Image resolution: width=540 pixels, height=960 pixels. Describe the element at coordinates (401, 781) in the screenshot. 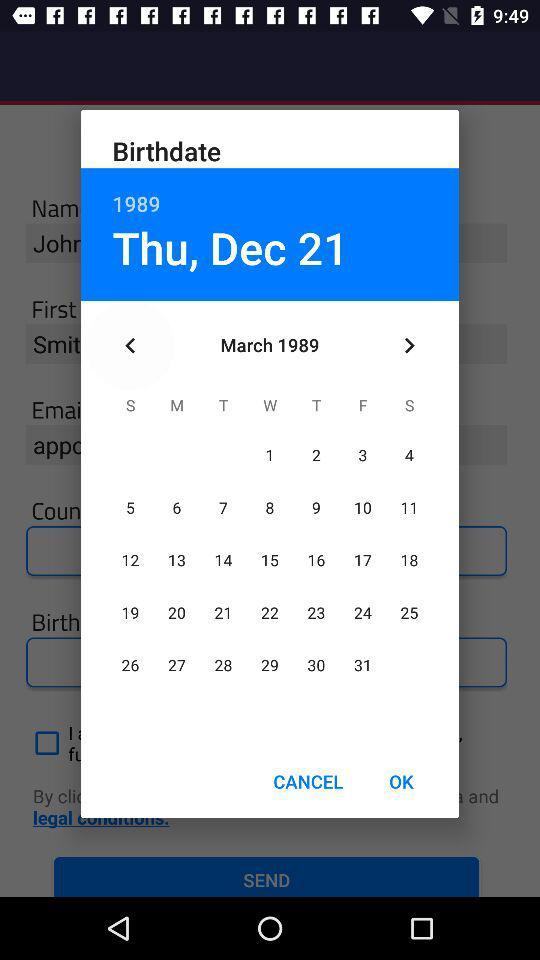

I see `ok` at that location.